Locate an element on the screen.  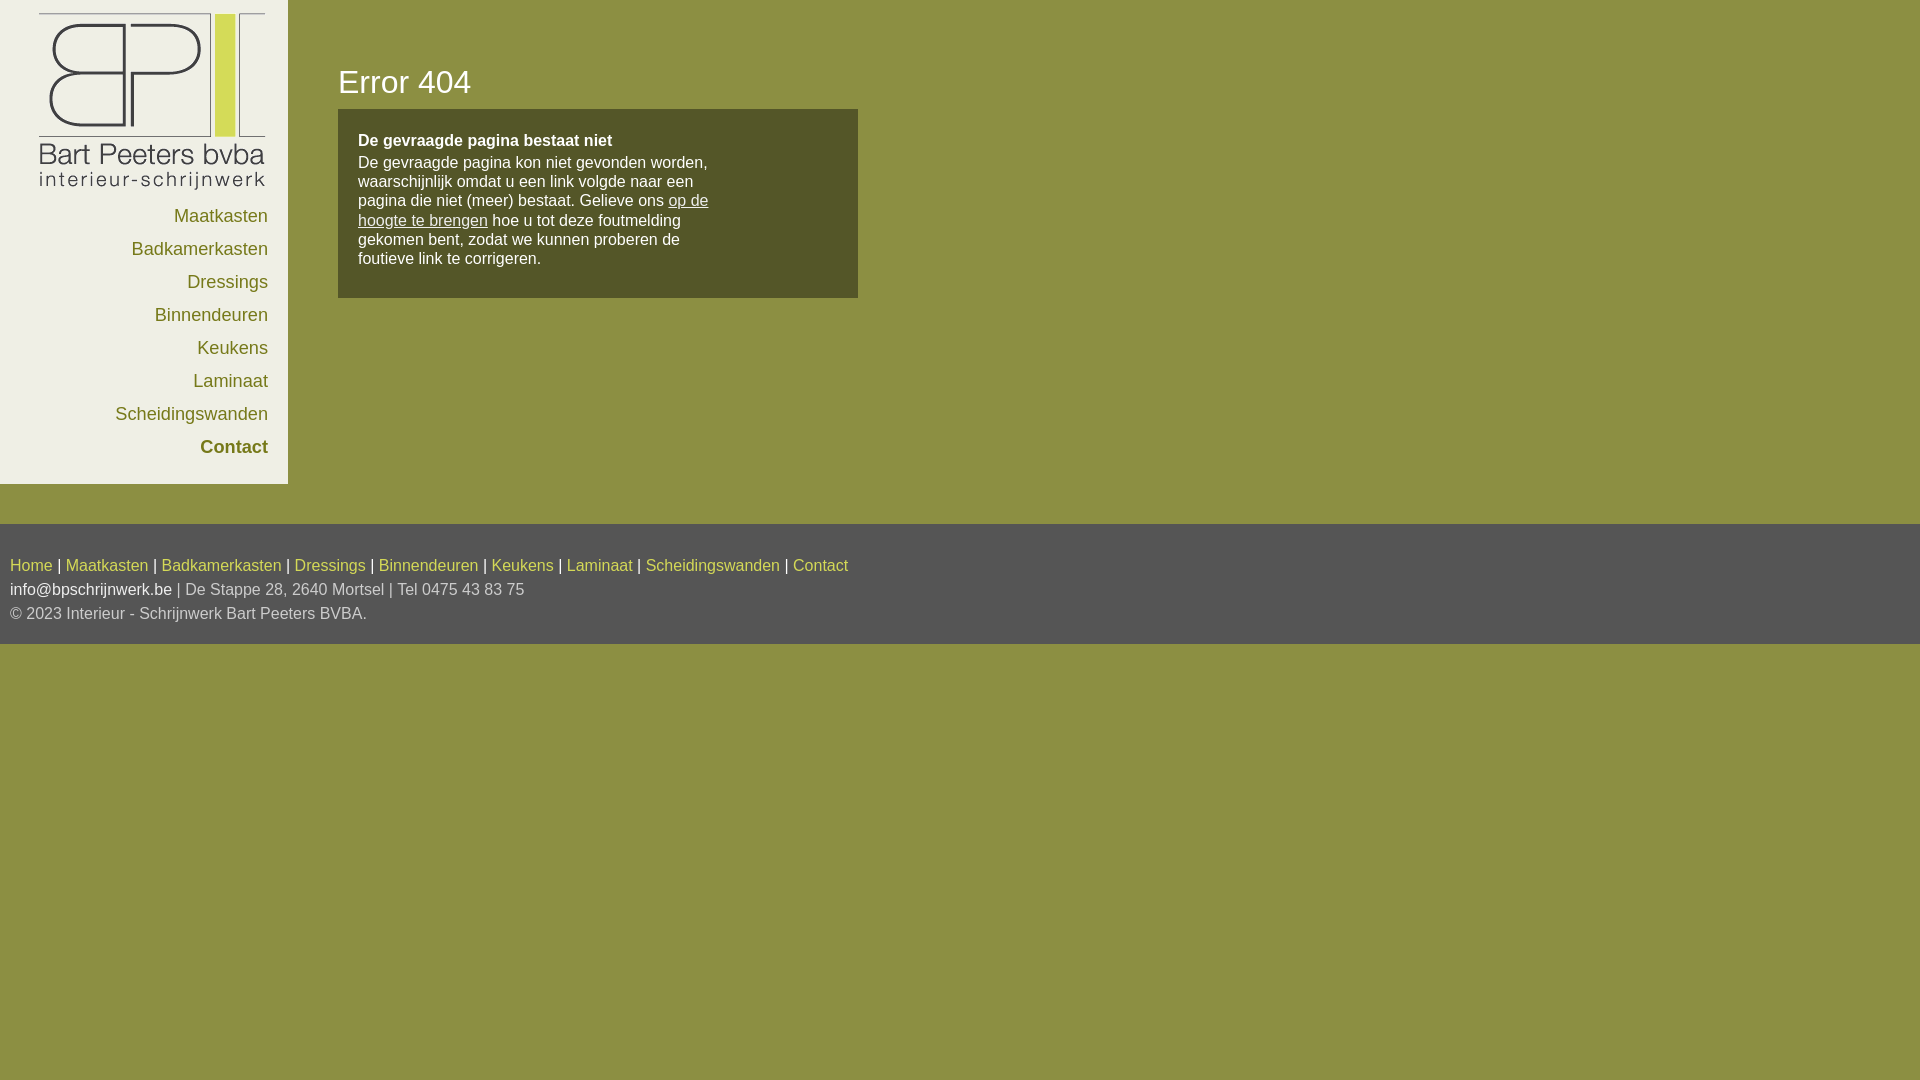
'Scheidingswanden' is located at coordinates (713, 565).